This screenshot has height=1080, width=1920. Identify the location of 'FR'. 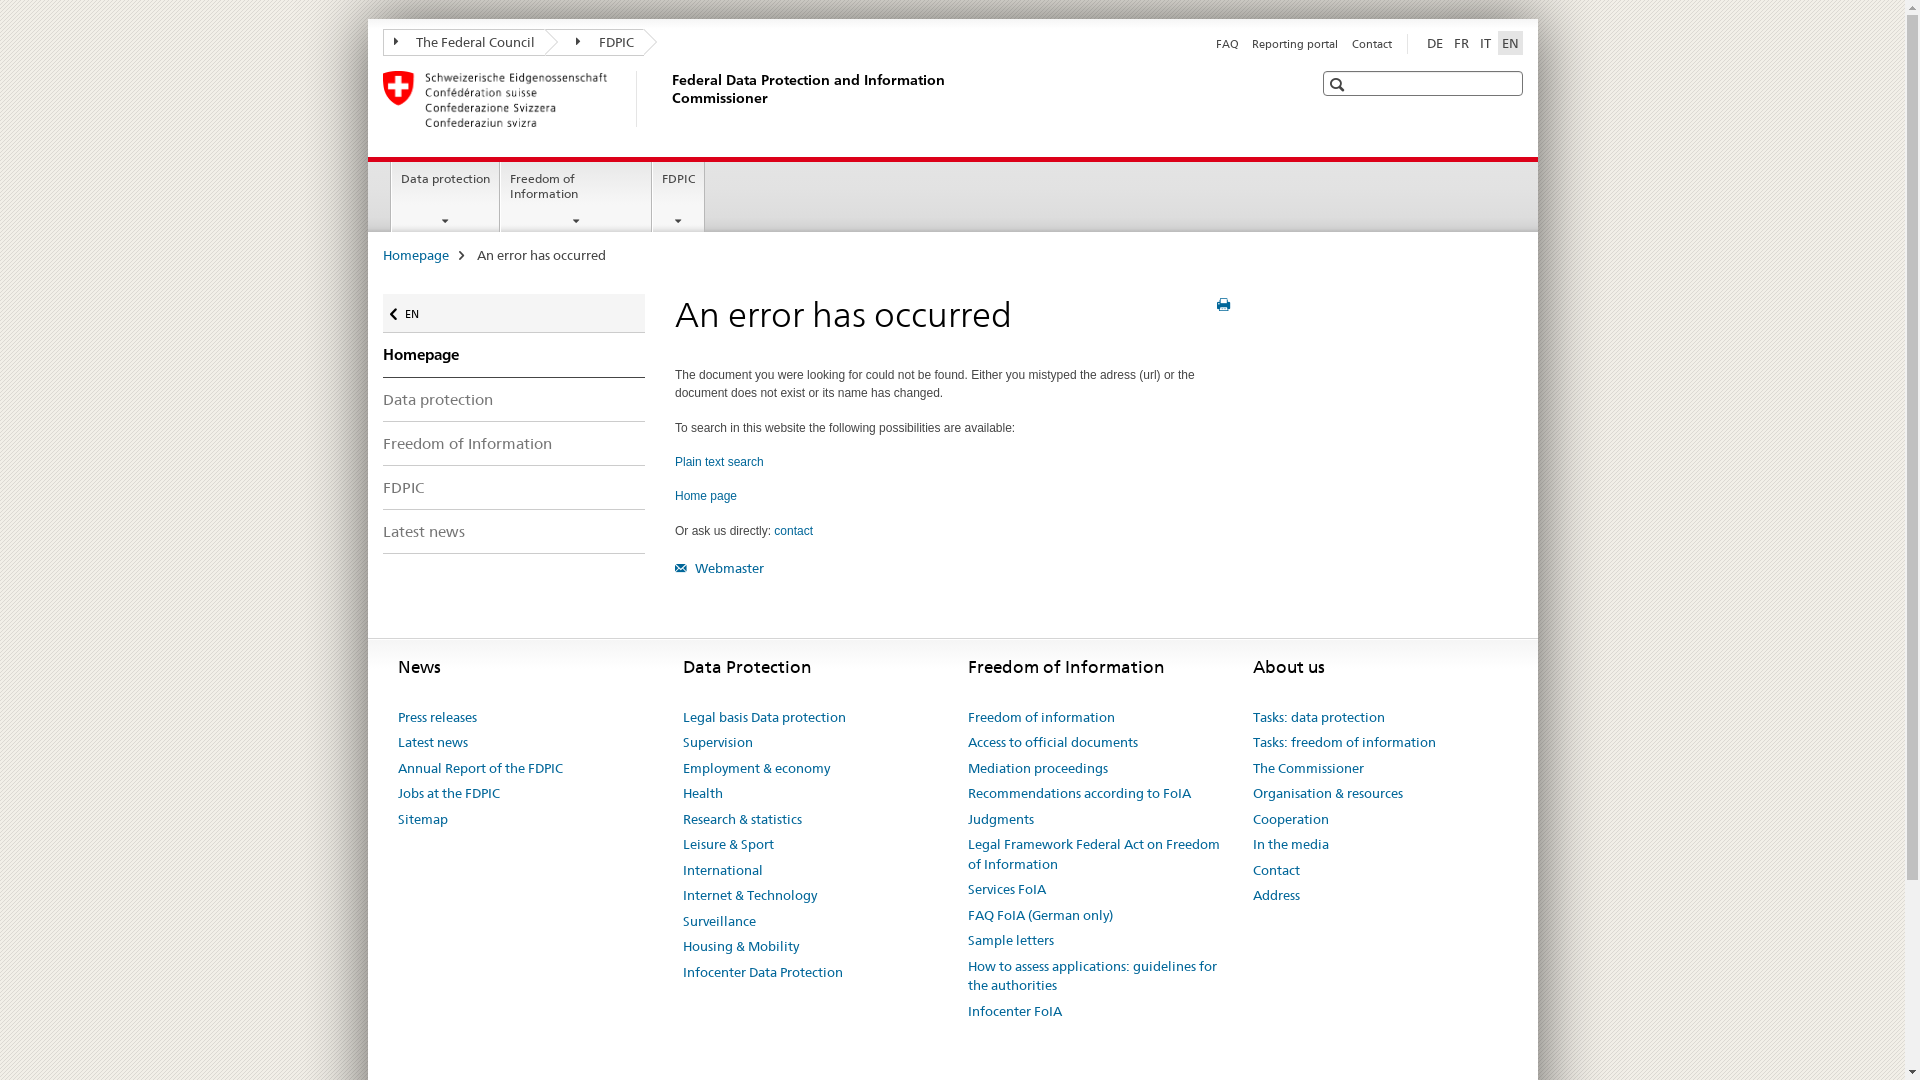
(1461, 42).